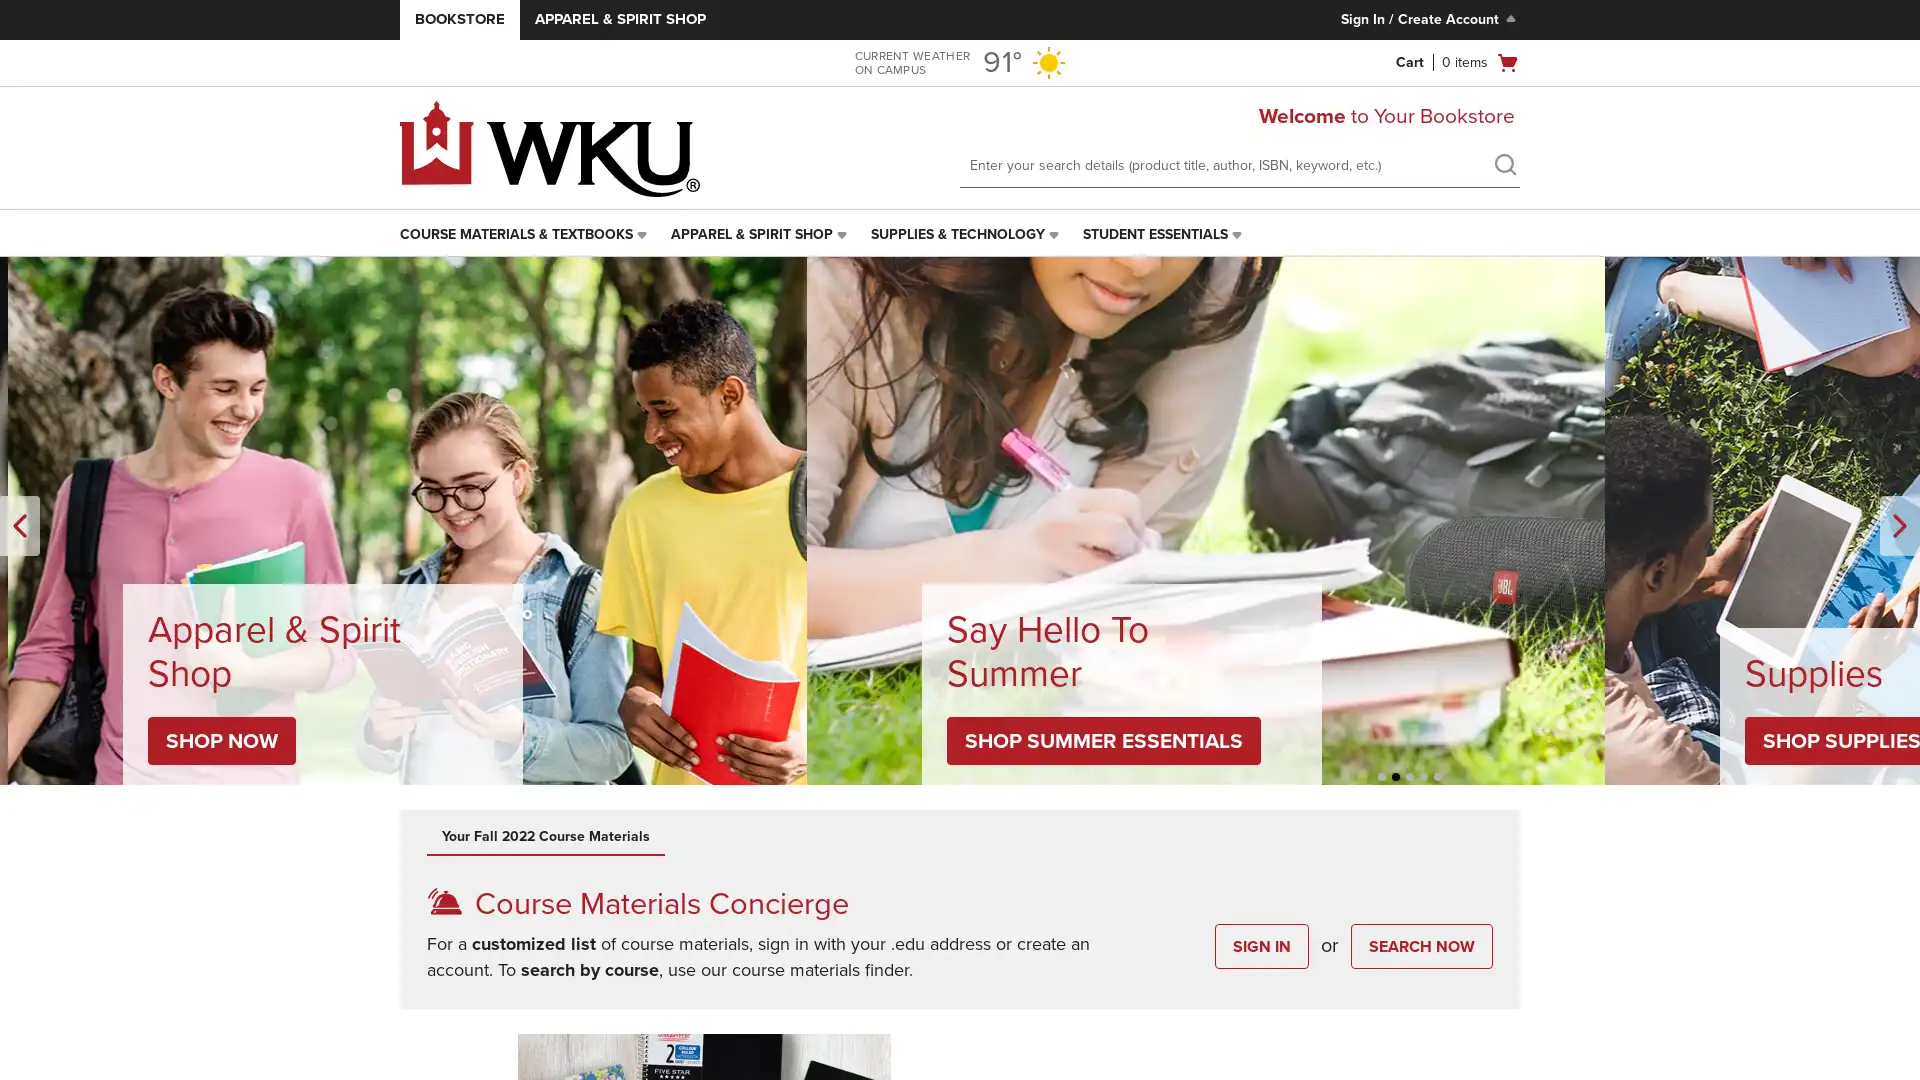 The width and height of the screenshot is (1920, 1080). I want to click on Selected, Slide 3, so click(1409, 775).